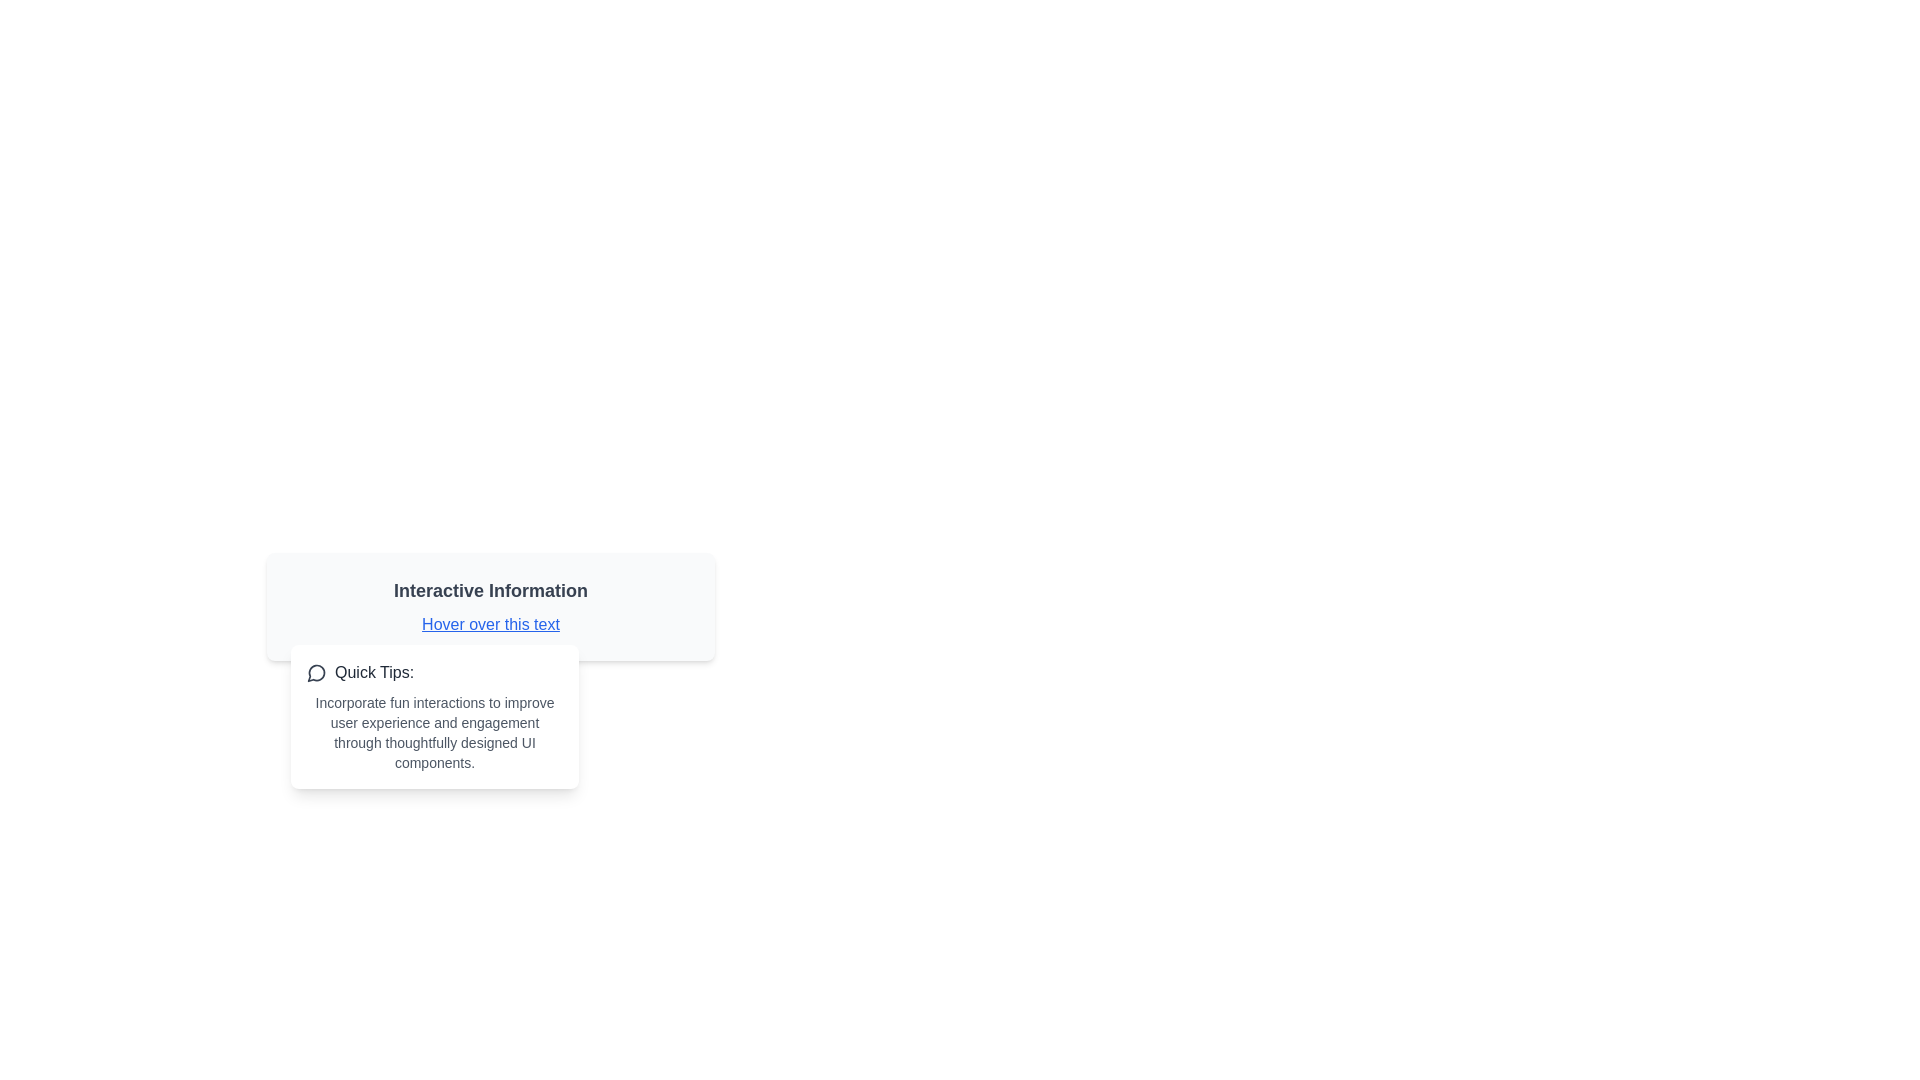 This screenshot has height=1080, width=1920. What do you see at coordinates (490, 623) in the screenshot?
I see `the interactive text styled as a hyperlink that reads 'Hover over this text' located centrally within the interactive group under the heading 'Interactive Information'` at bounding box center [490, 623].